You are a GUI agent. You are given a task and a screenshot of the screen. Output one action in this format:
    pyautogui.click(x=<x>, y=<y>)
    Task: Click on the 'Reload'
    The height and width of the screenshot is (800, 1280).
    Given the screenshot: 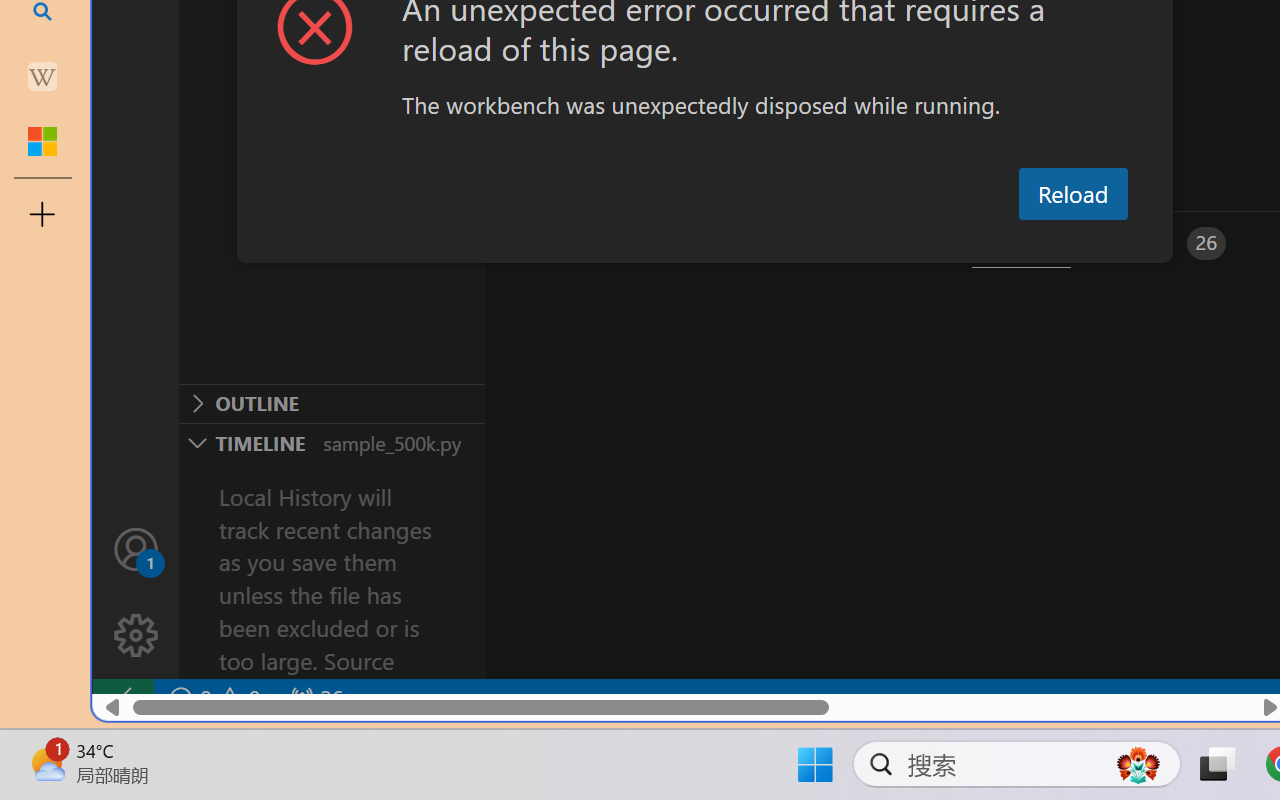 What is the action you would take?
    pyautogui.click(x=1071, y=192)
    